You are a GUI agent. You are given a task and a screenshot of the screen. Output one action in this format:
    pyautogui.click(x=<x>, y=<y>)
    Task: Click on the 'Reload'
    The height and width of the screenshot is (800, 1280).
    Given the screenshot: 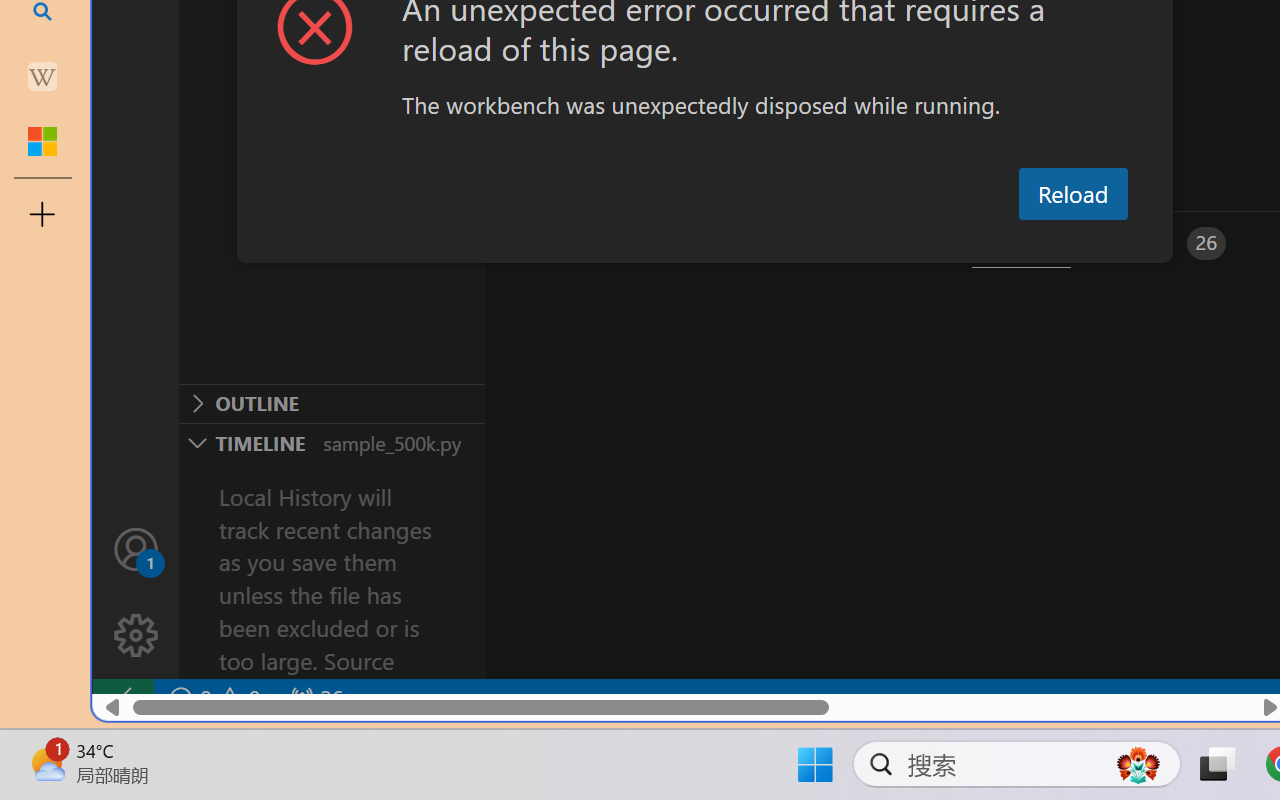 What is the action you would take?
    pyautogui.click(x=1071, y=192)
    